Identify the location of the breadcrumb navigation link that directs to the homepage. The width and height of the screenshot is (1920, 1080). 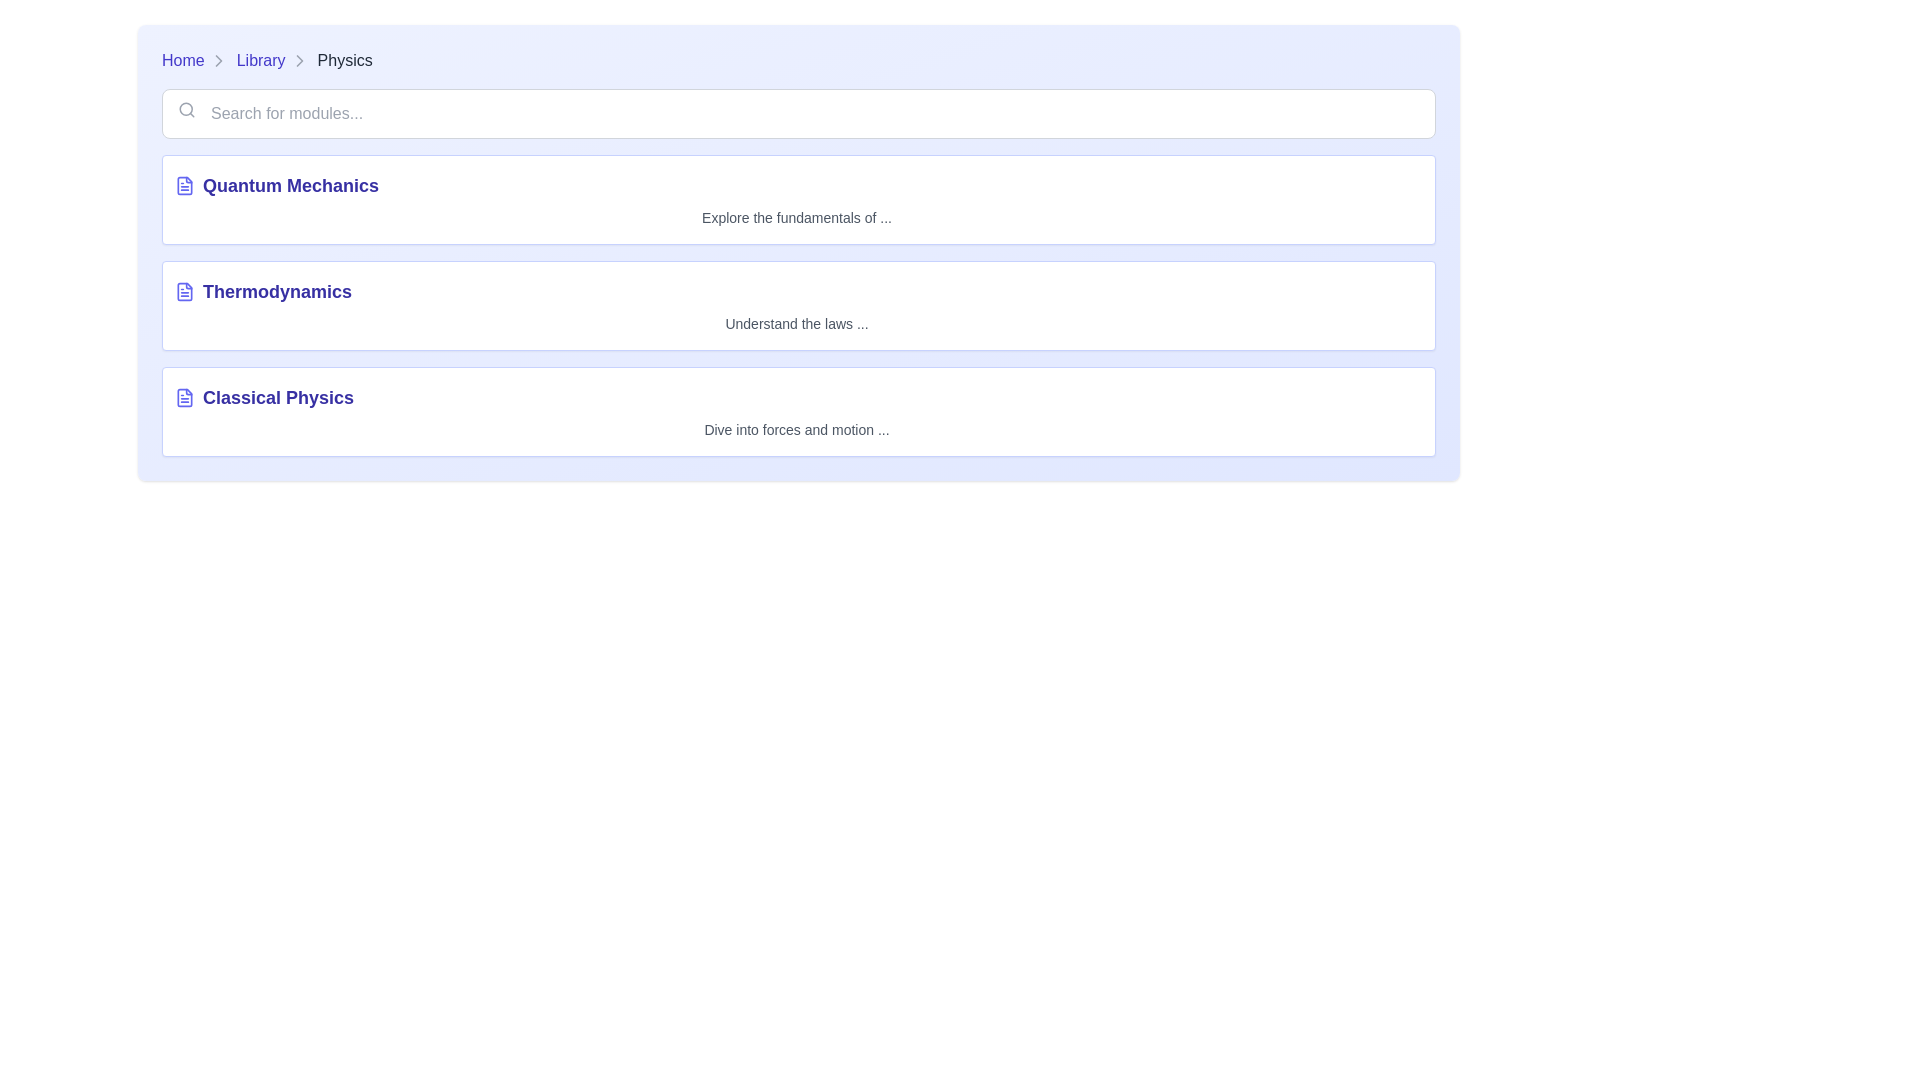
(183, 60).